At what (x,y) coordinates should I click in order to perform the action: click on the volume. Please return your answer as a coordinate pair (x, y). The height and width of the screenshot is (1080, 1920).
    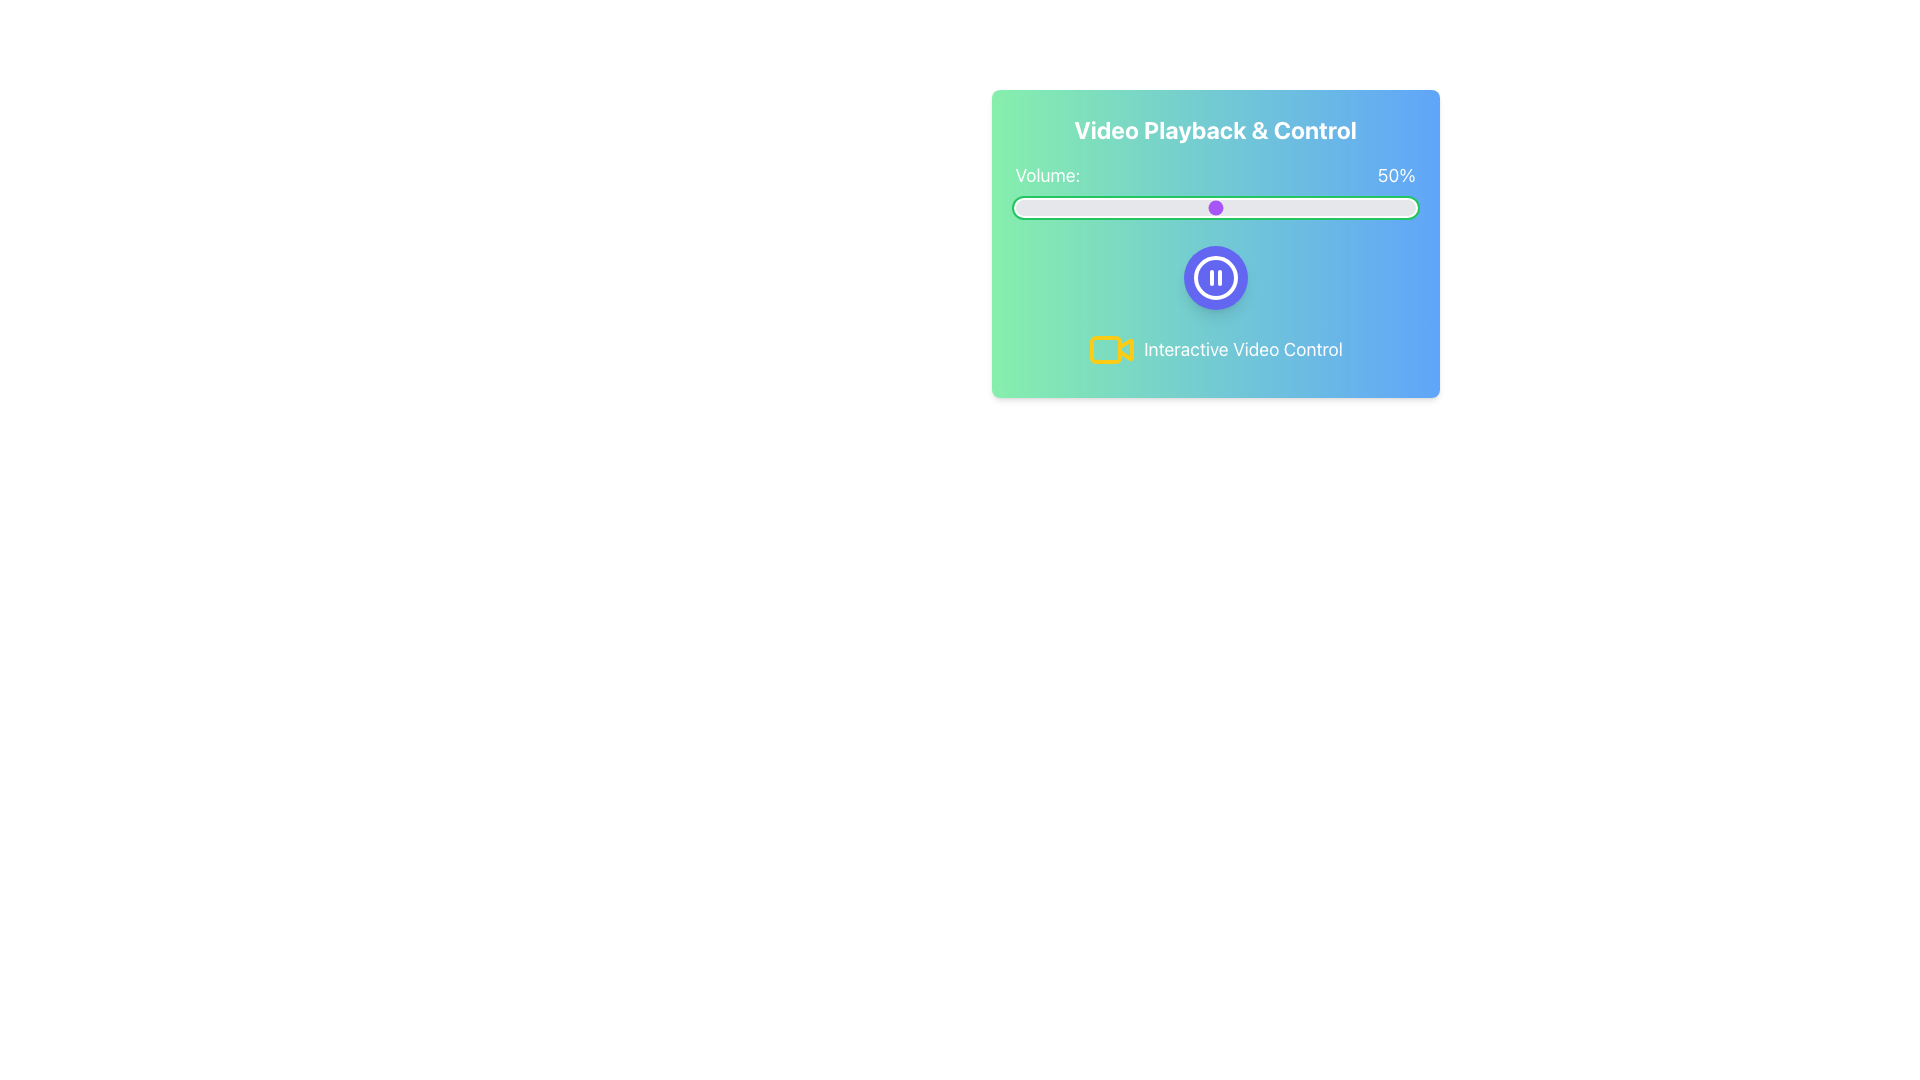
    Looking at the image, I should click on (1382, 208).